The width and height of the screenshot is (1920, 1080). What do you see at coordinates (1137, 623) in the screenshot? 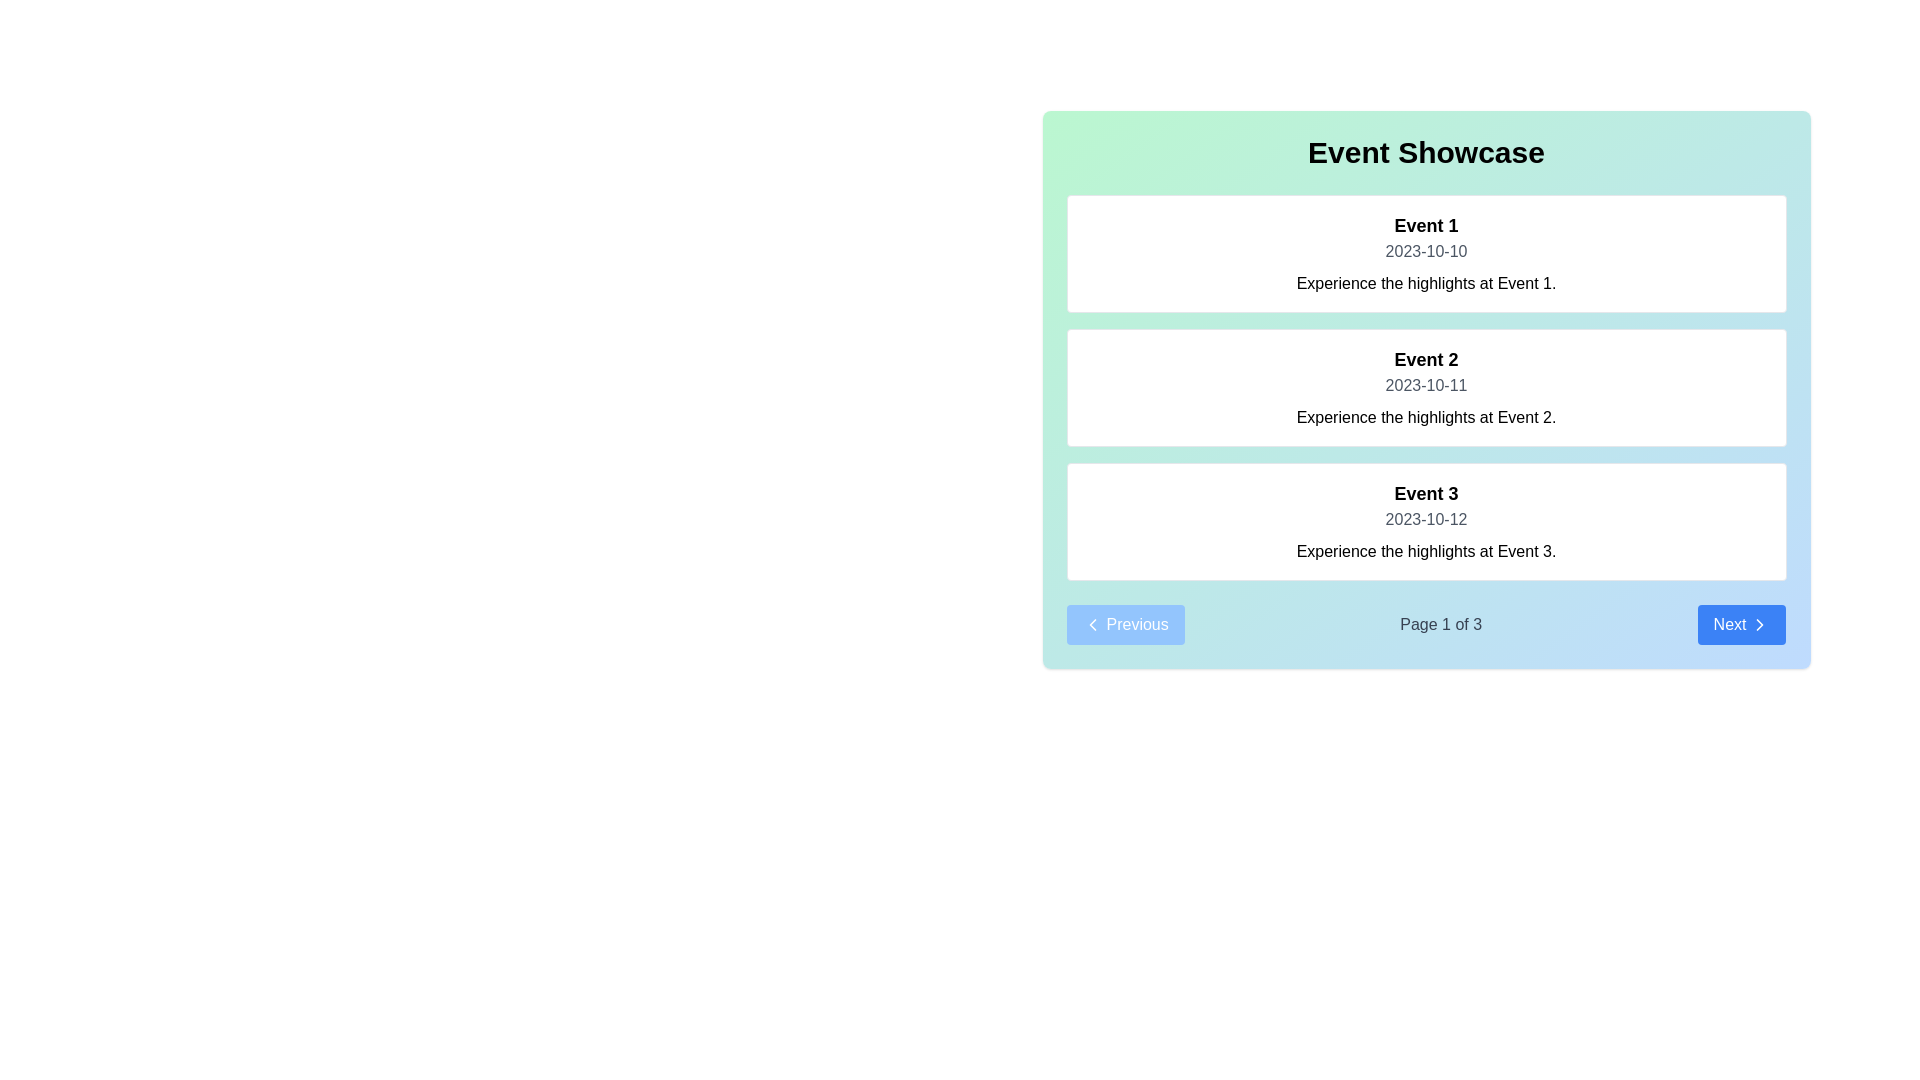
I see `text label that displays 'Previous' within the button located at the bottom-left corner of the interface, which has a blue background and is accompanied by a left-pointing icon` at bounding box center [1137, 623].